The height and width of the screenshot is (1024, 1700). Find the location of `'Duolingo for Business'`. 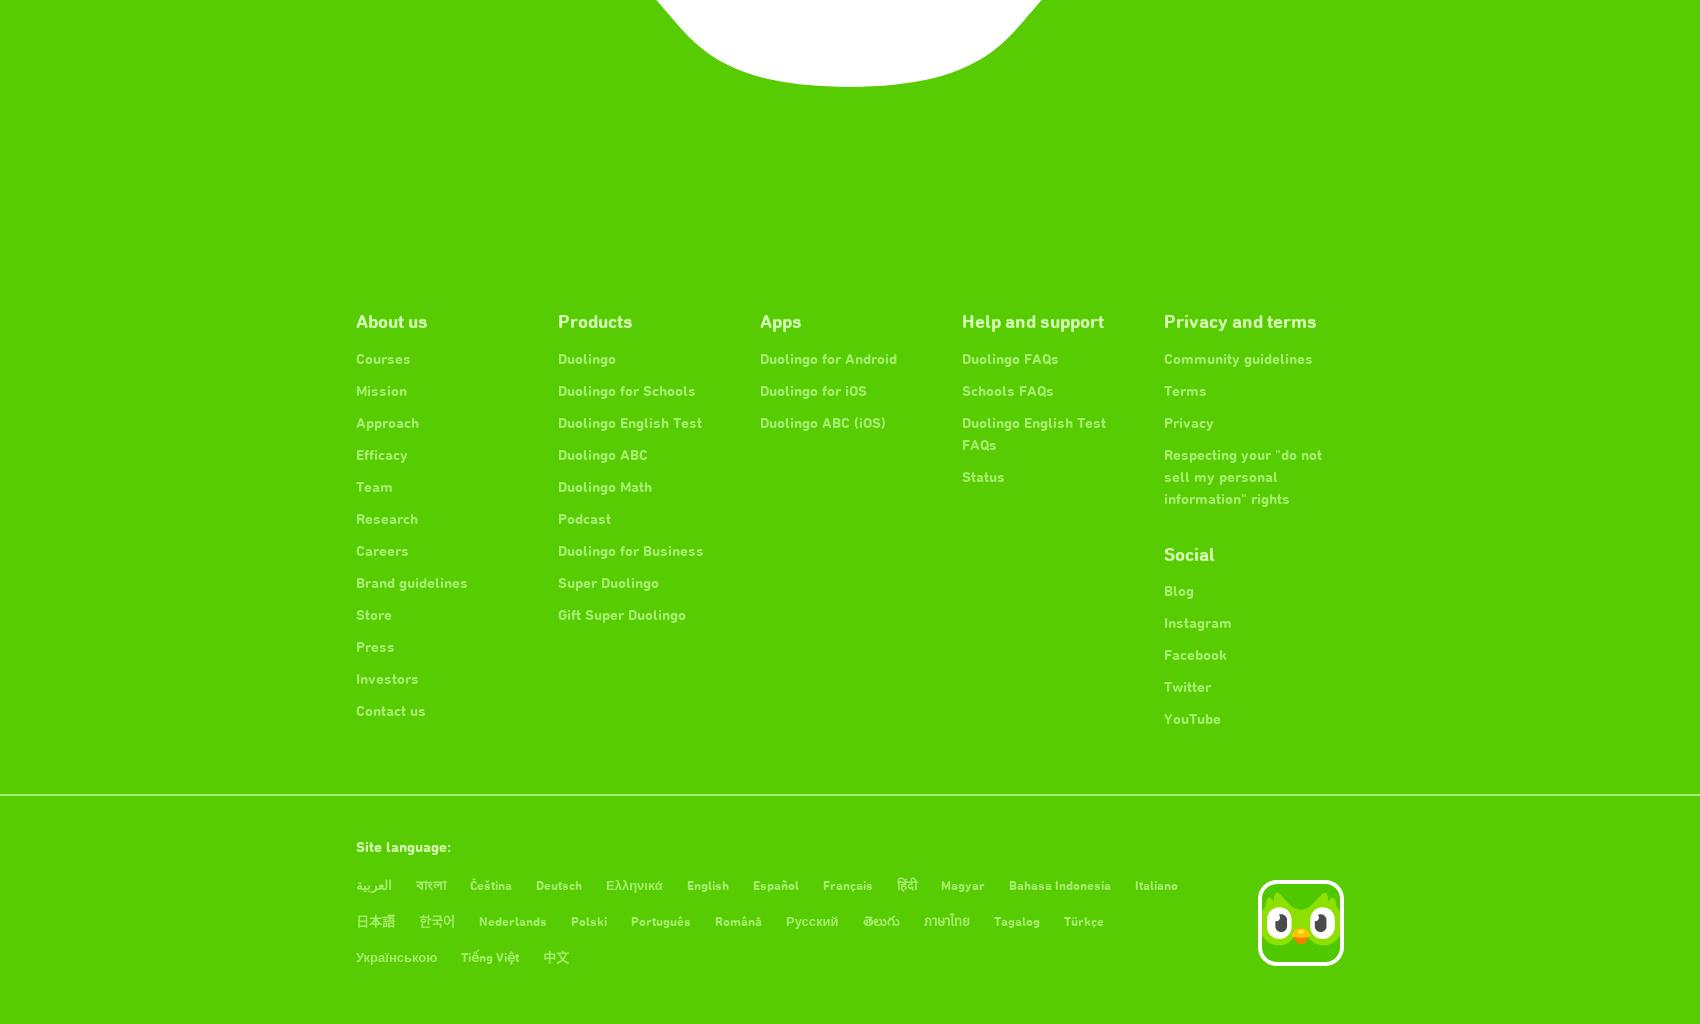

'Duolingo for Business' is located at coordinates (630, 549).